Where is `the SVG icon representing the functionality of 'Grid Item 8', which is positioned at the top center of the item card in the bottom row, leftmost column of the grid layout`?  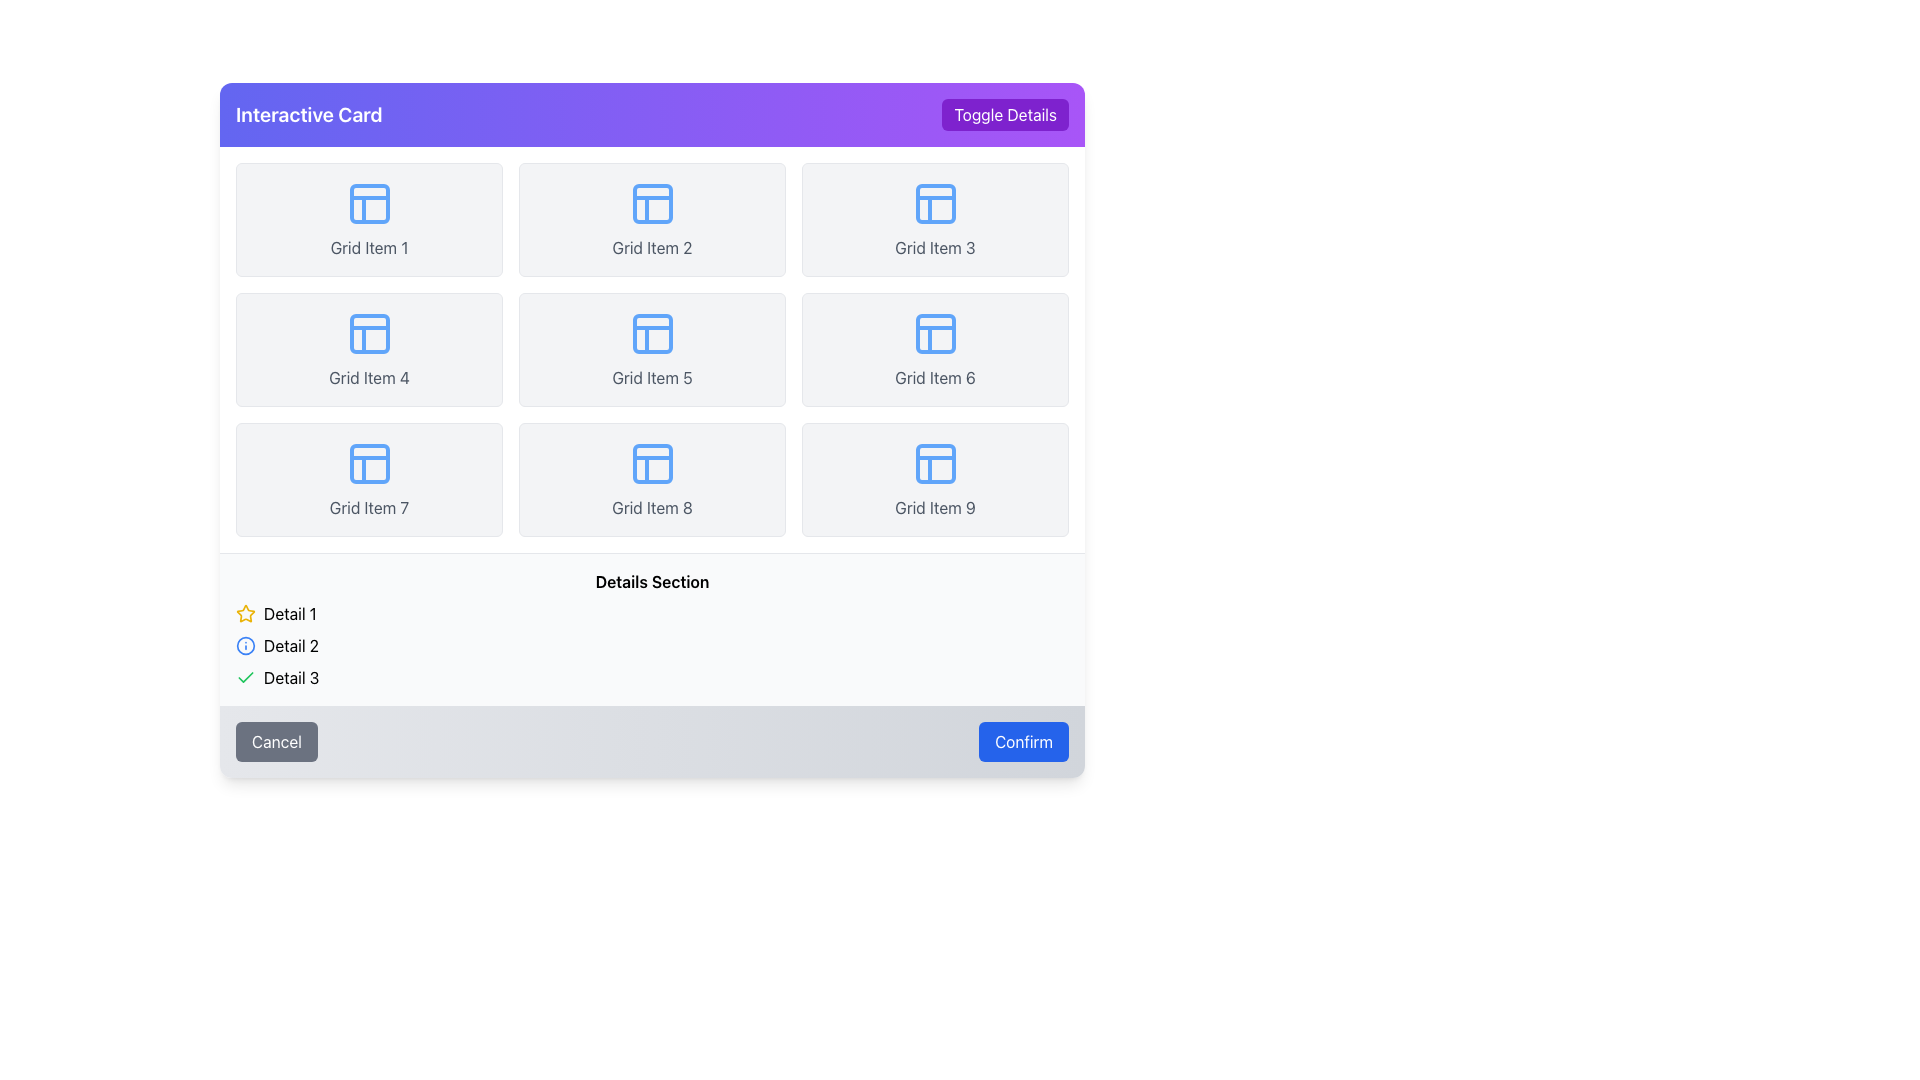 the SVG icon representing the functionality of 'Grid Item 8', which is positioned at the top center of the item card in the bottom row, leftmost column of the grid layout is located at coordinates (652, 463).